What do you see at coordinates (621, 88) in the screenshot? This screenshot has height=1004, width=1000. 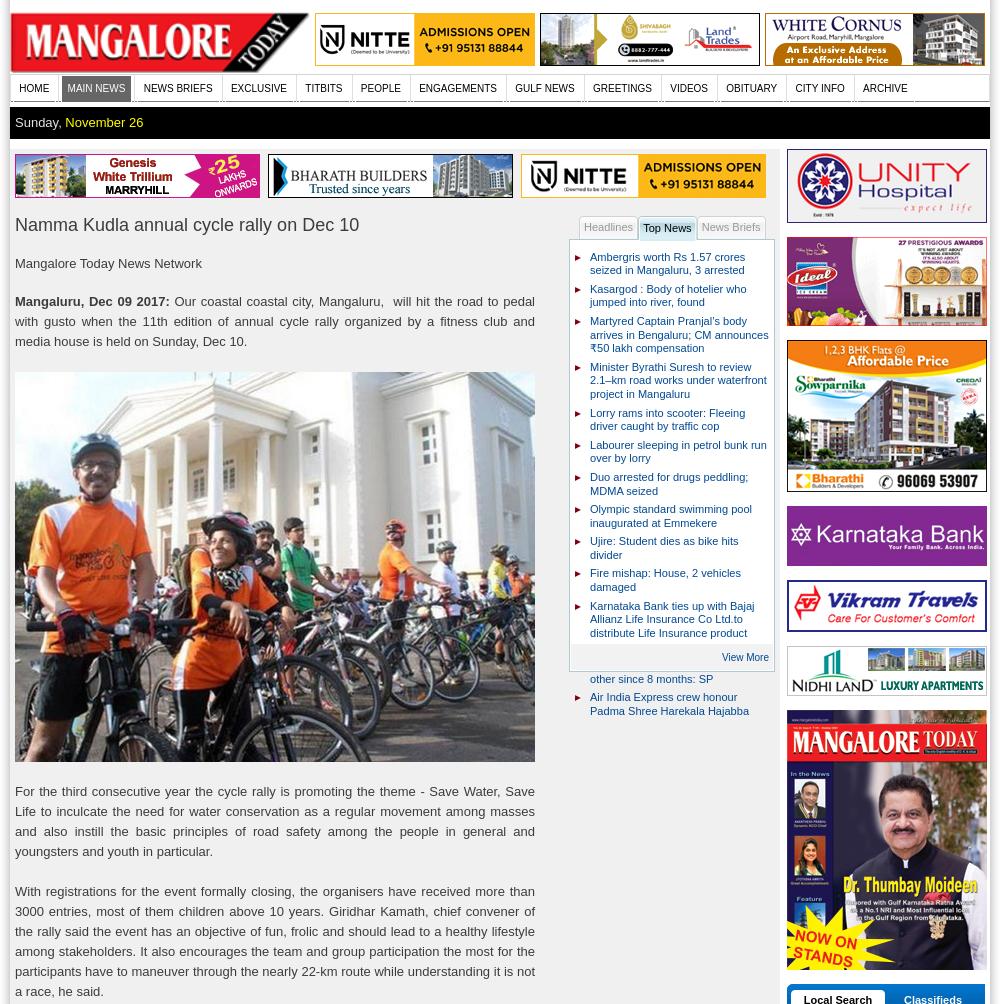 I see `'GREETINGS'` at bounding box center [621, 88].